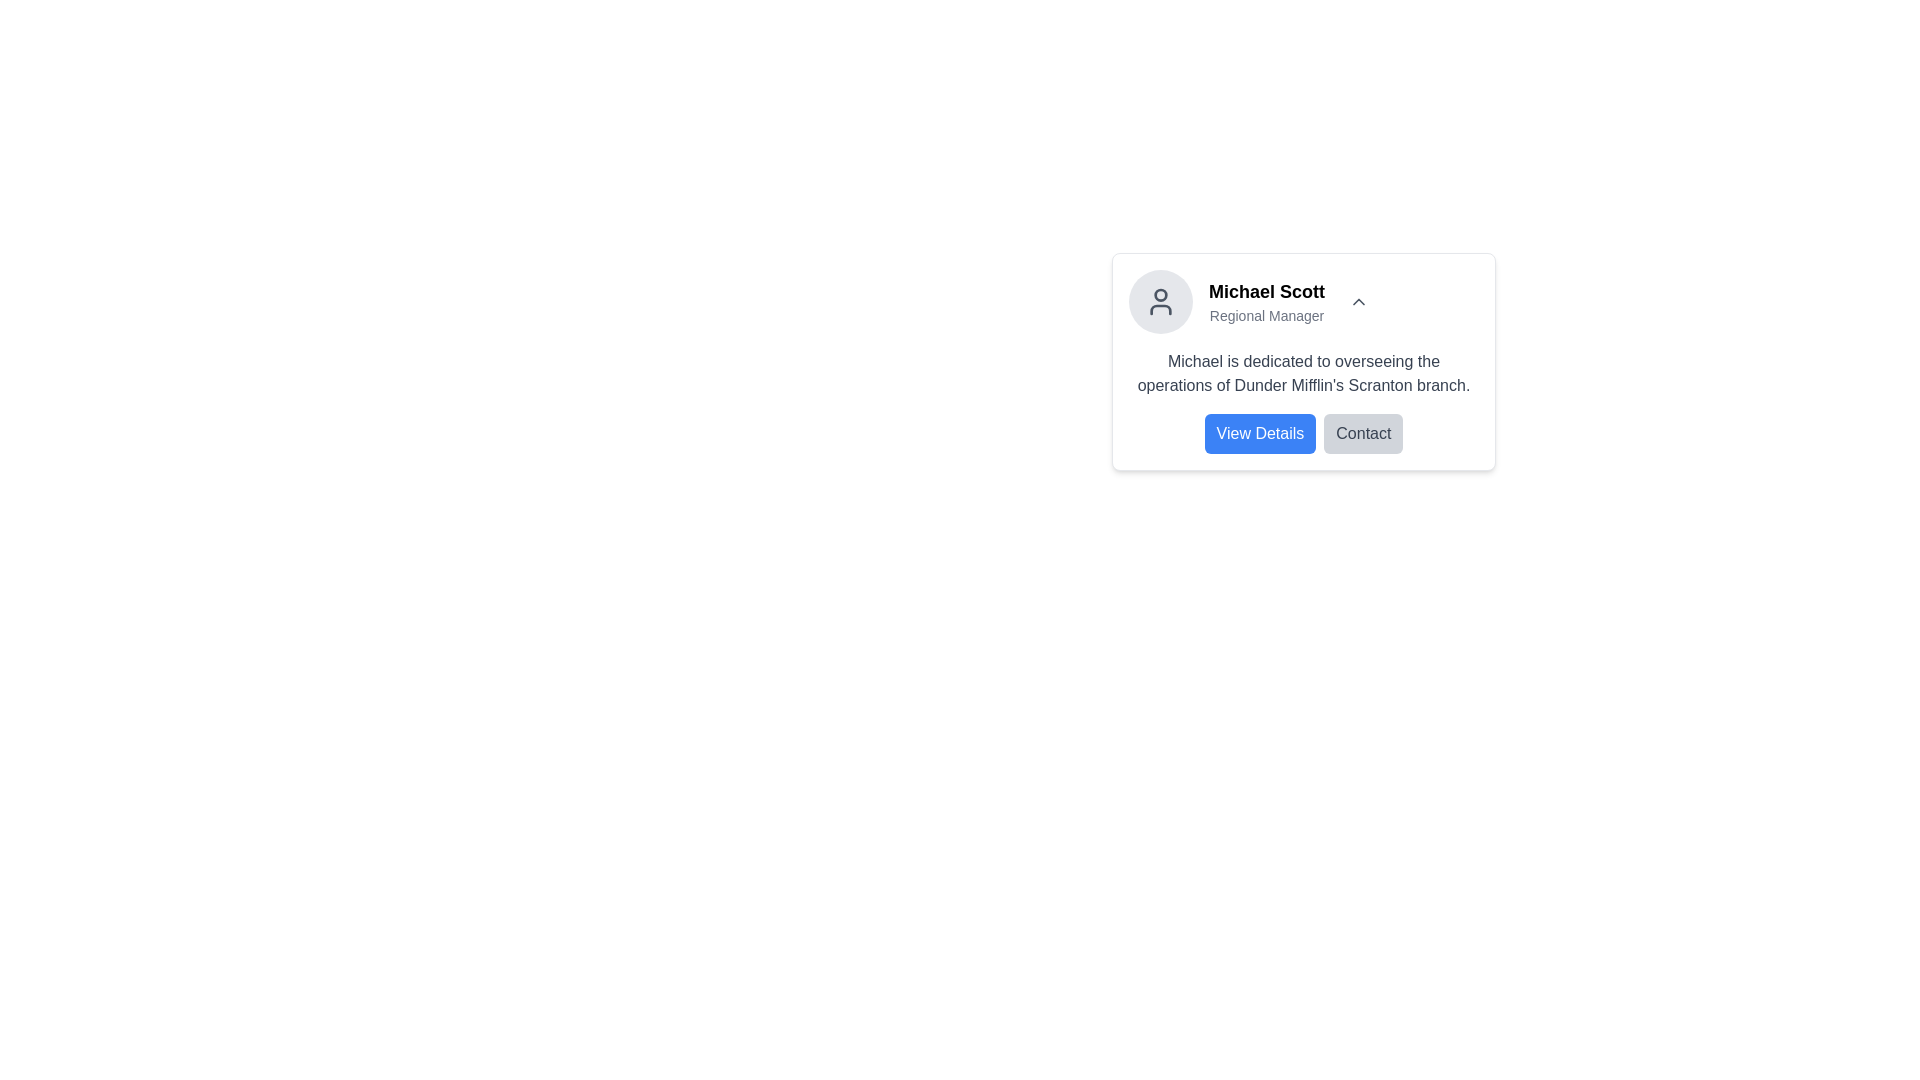 Image resolution: width=1920 pixels, height=1080 pixels. What do you see at coordinates (1358, 301) in the screenshot?
I see `the upward-pointing arrow icon button located to the right of the profile section displaying 'Michael Scott' and 'Regional Manager'` at bounding box center [1358, 301].